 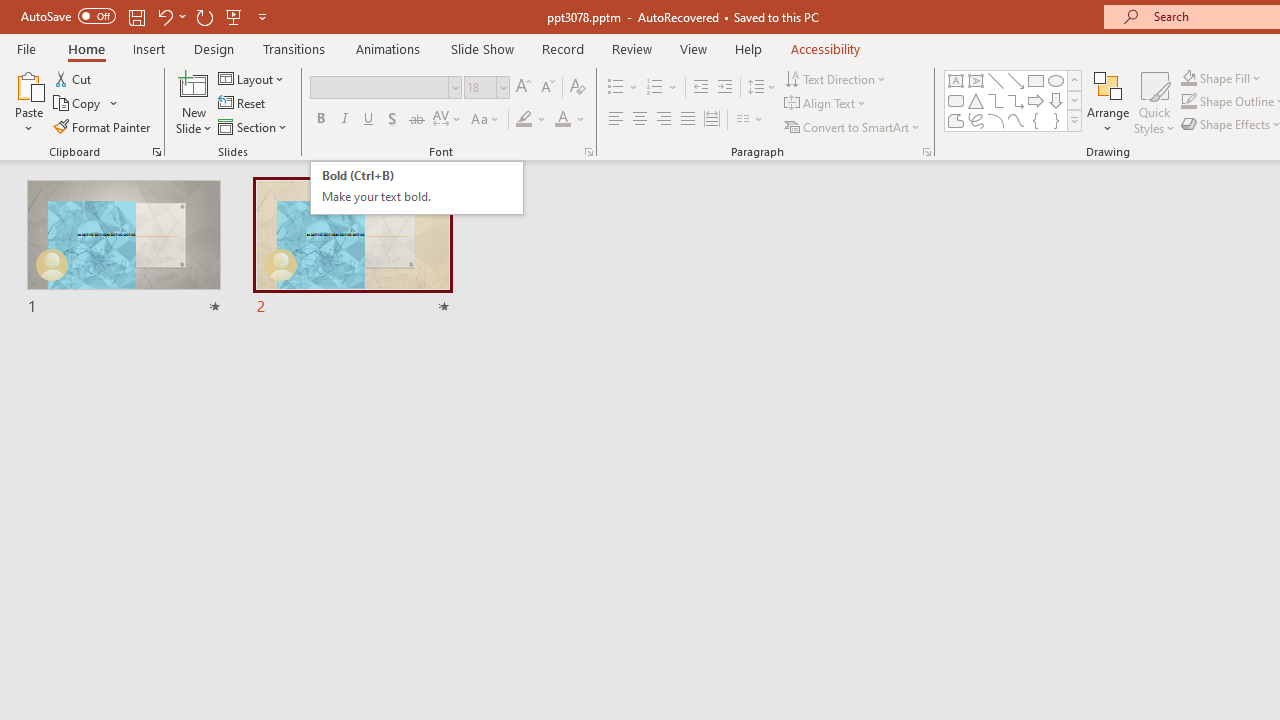 I want to click on 'Align Right', so click(x=663, y=119).